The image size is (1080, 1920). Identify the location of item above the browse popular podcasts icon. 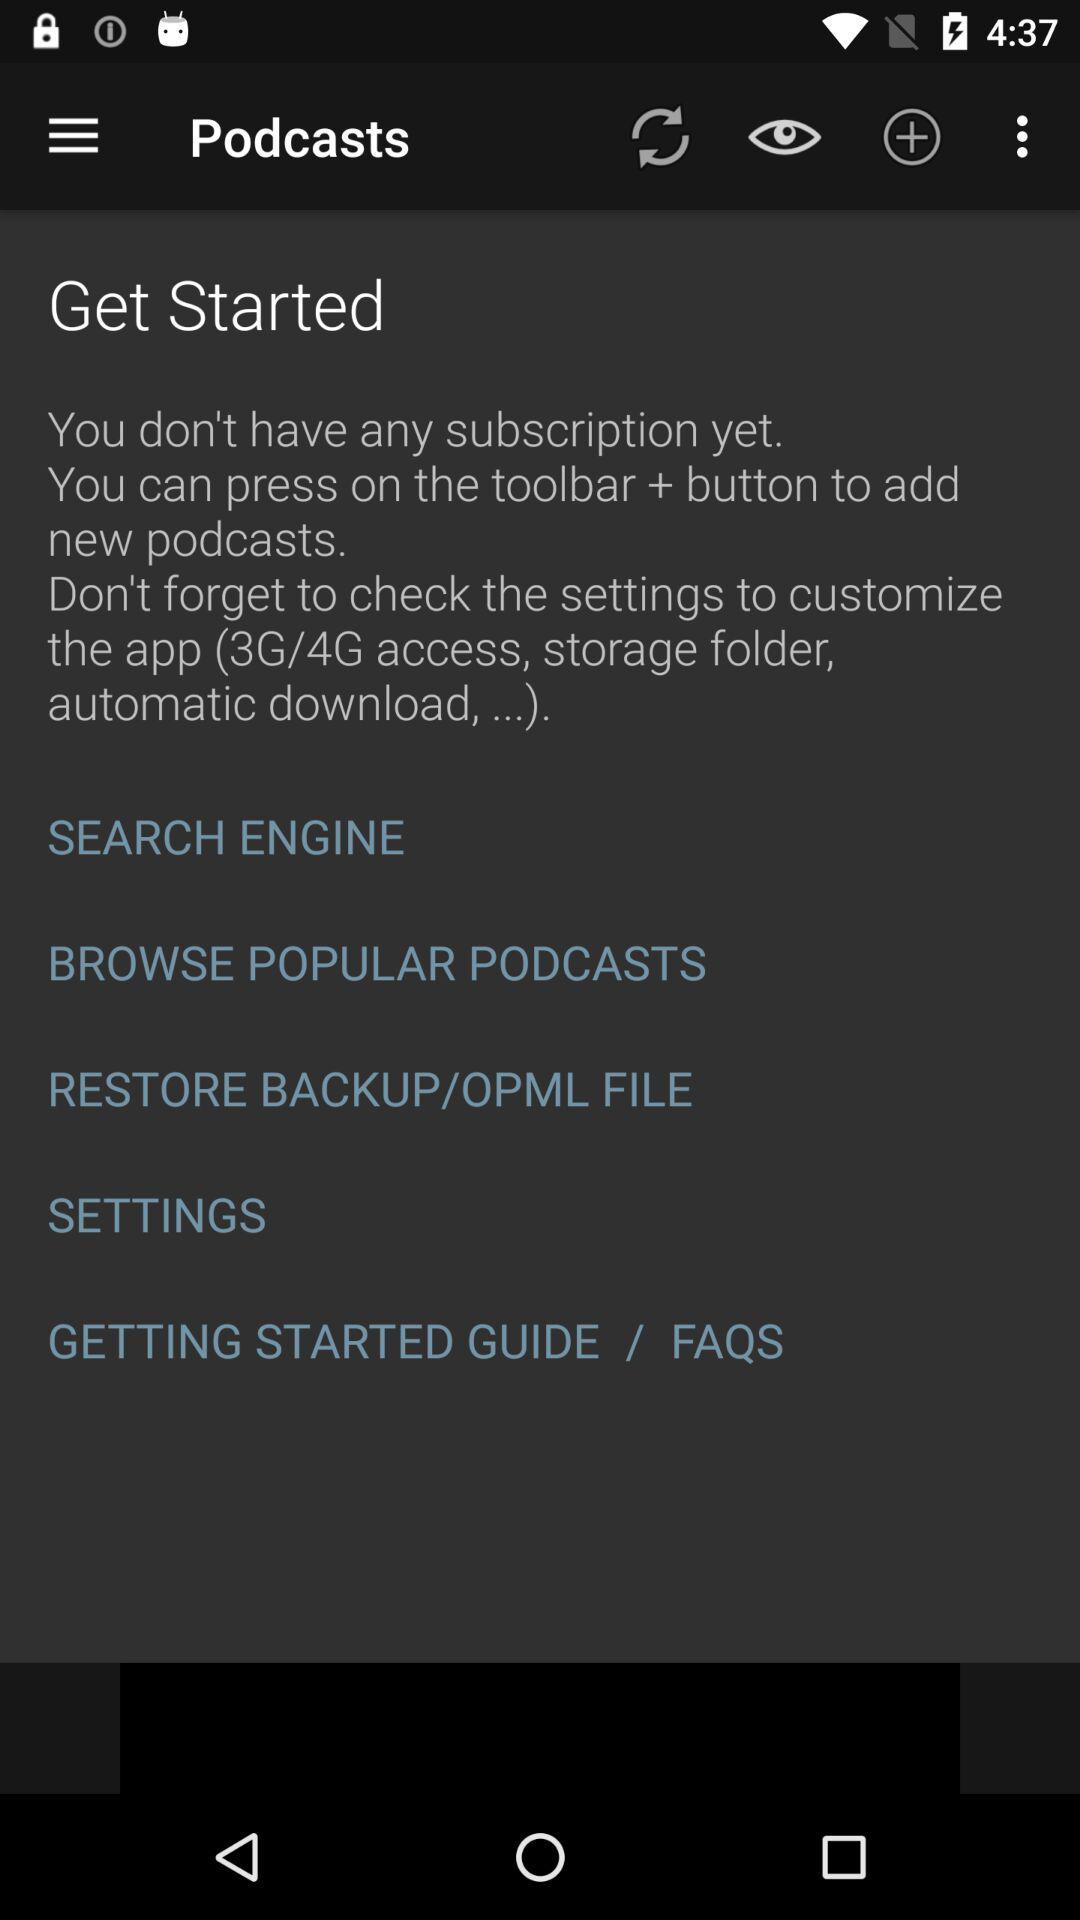
(540, 836).